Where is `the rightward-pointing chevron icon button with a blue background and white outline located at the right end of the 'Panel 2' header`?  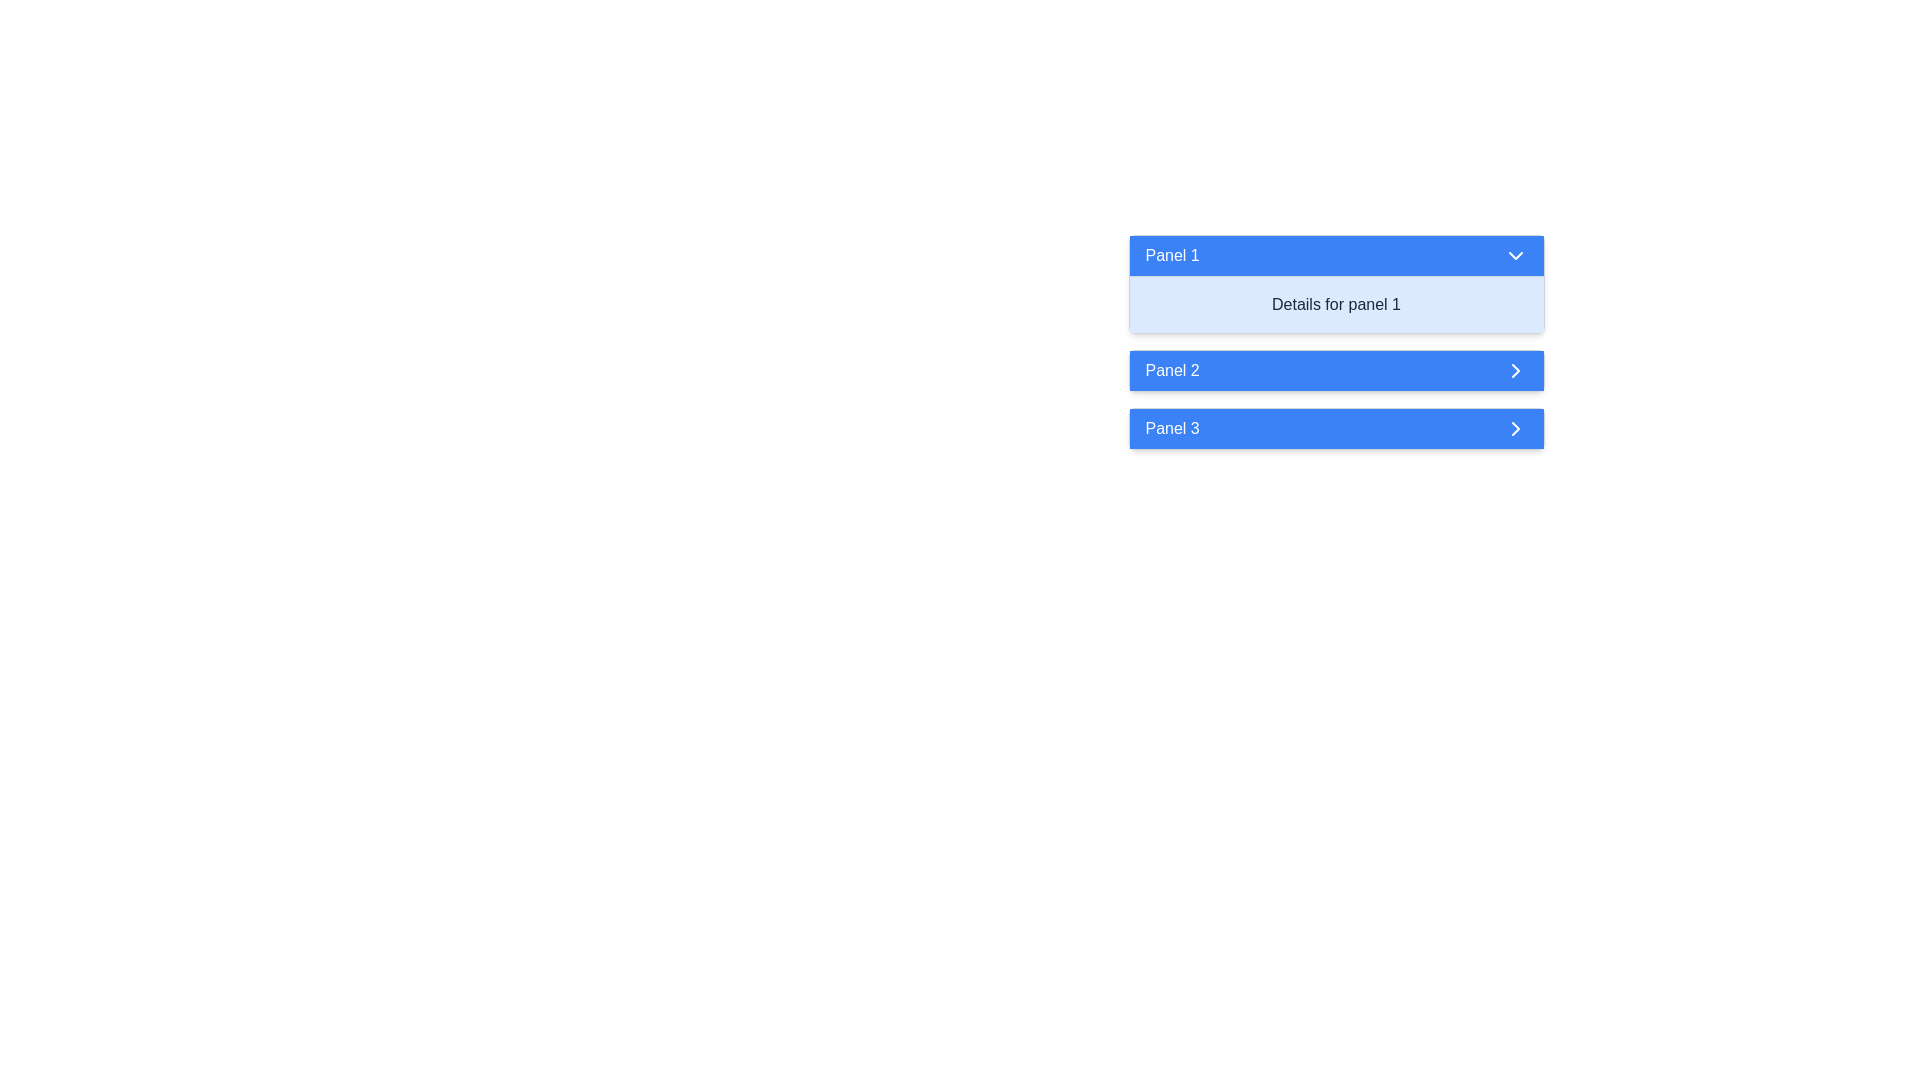
the rightward-pointing chevron icon button with a blue background and white outline located at the right end of the 'Panel 2' header is located at coordinates (1515, 370).